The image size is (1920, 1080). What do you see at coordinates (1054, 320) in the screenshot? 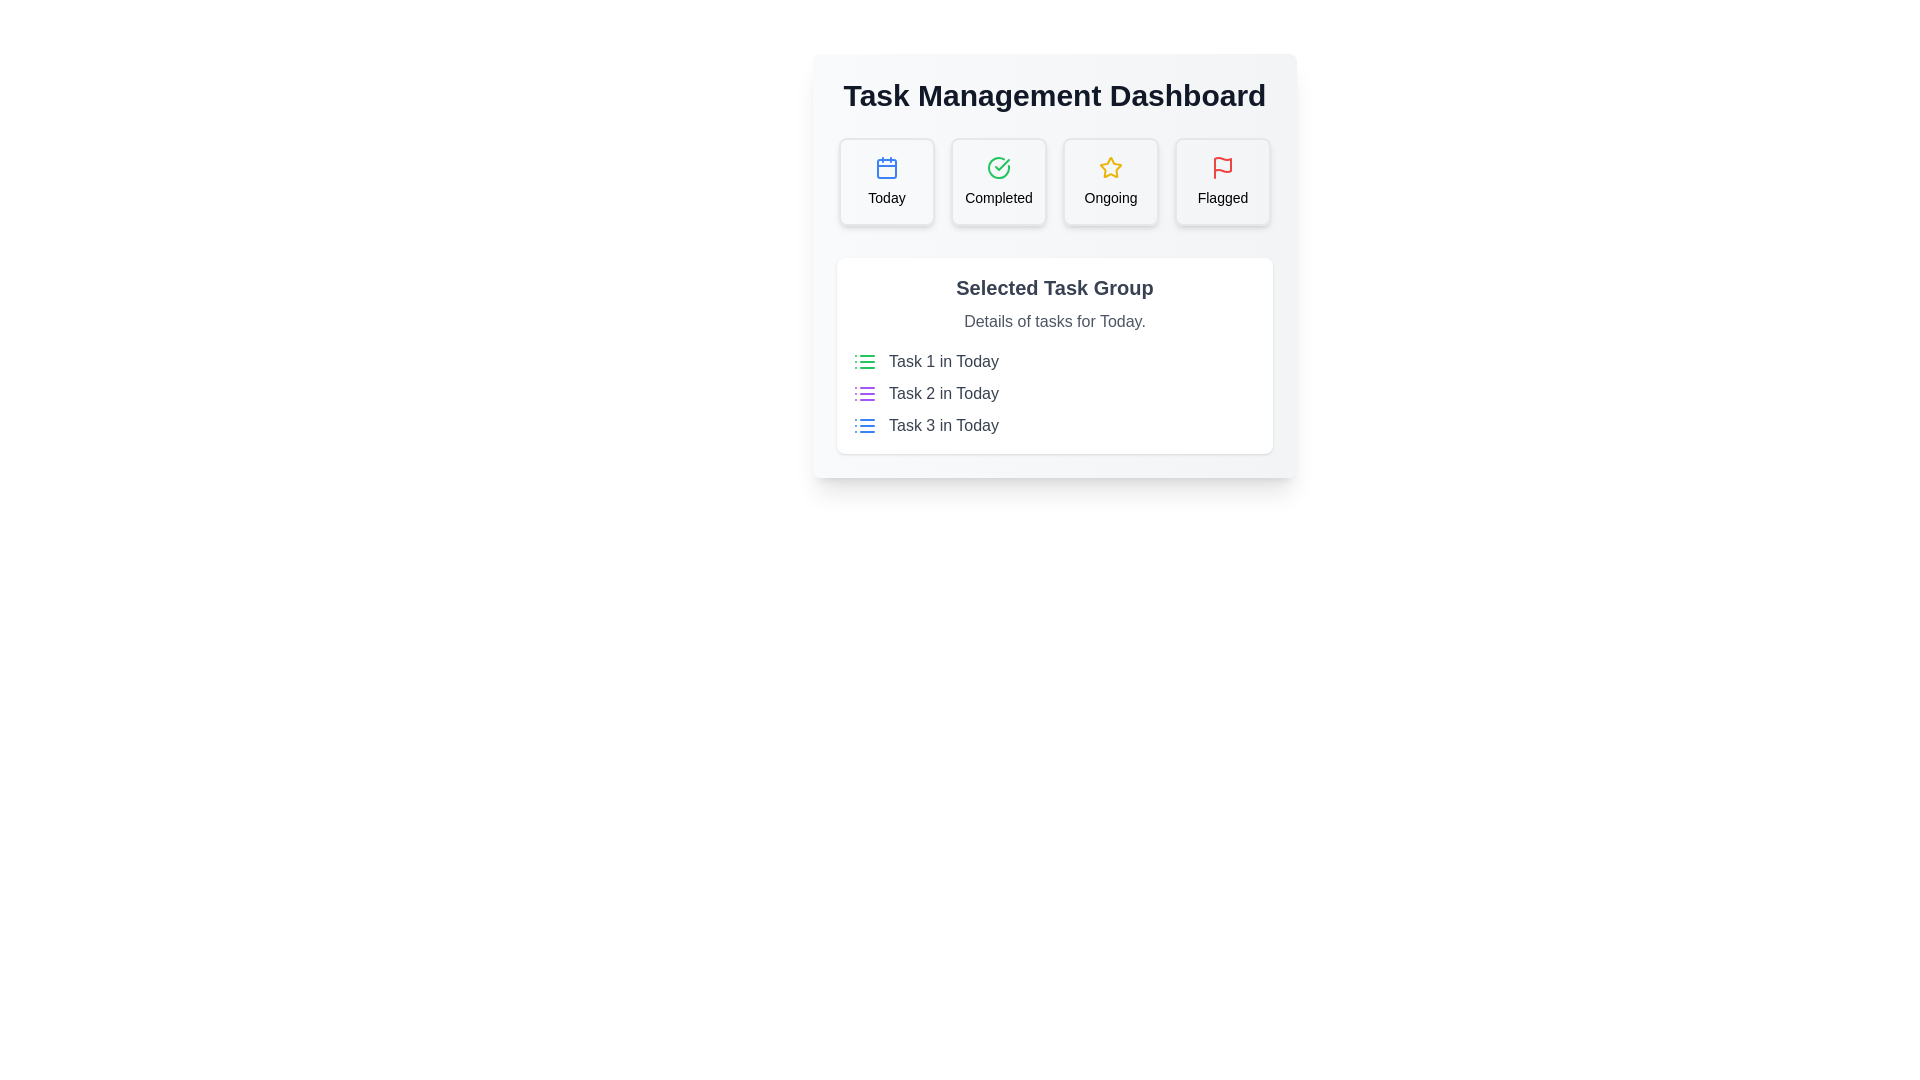
I see `the text label displaying 'Details of tasks for Today.' which is located below the title 'Selected Task Group' in the task management dashboard` at bounding box center [1054, 320].